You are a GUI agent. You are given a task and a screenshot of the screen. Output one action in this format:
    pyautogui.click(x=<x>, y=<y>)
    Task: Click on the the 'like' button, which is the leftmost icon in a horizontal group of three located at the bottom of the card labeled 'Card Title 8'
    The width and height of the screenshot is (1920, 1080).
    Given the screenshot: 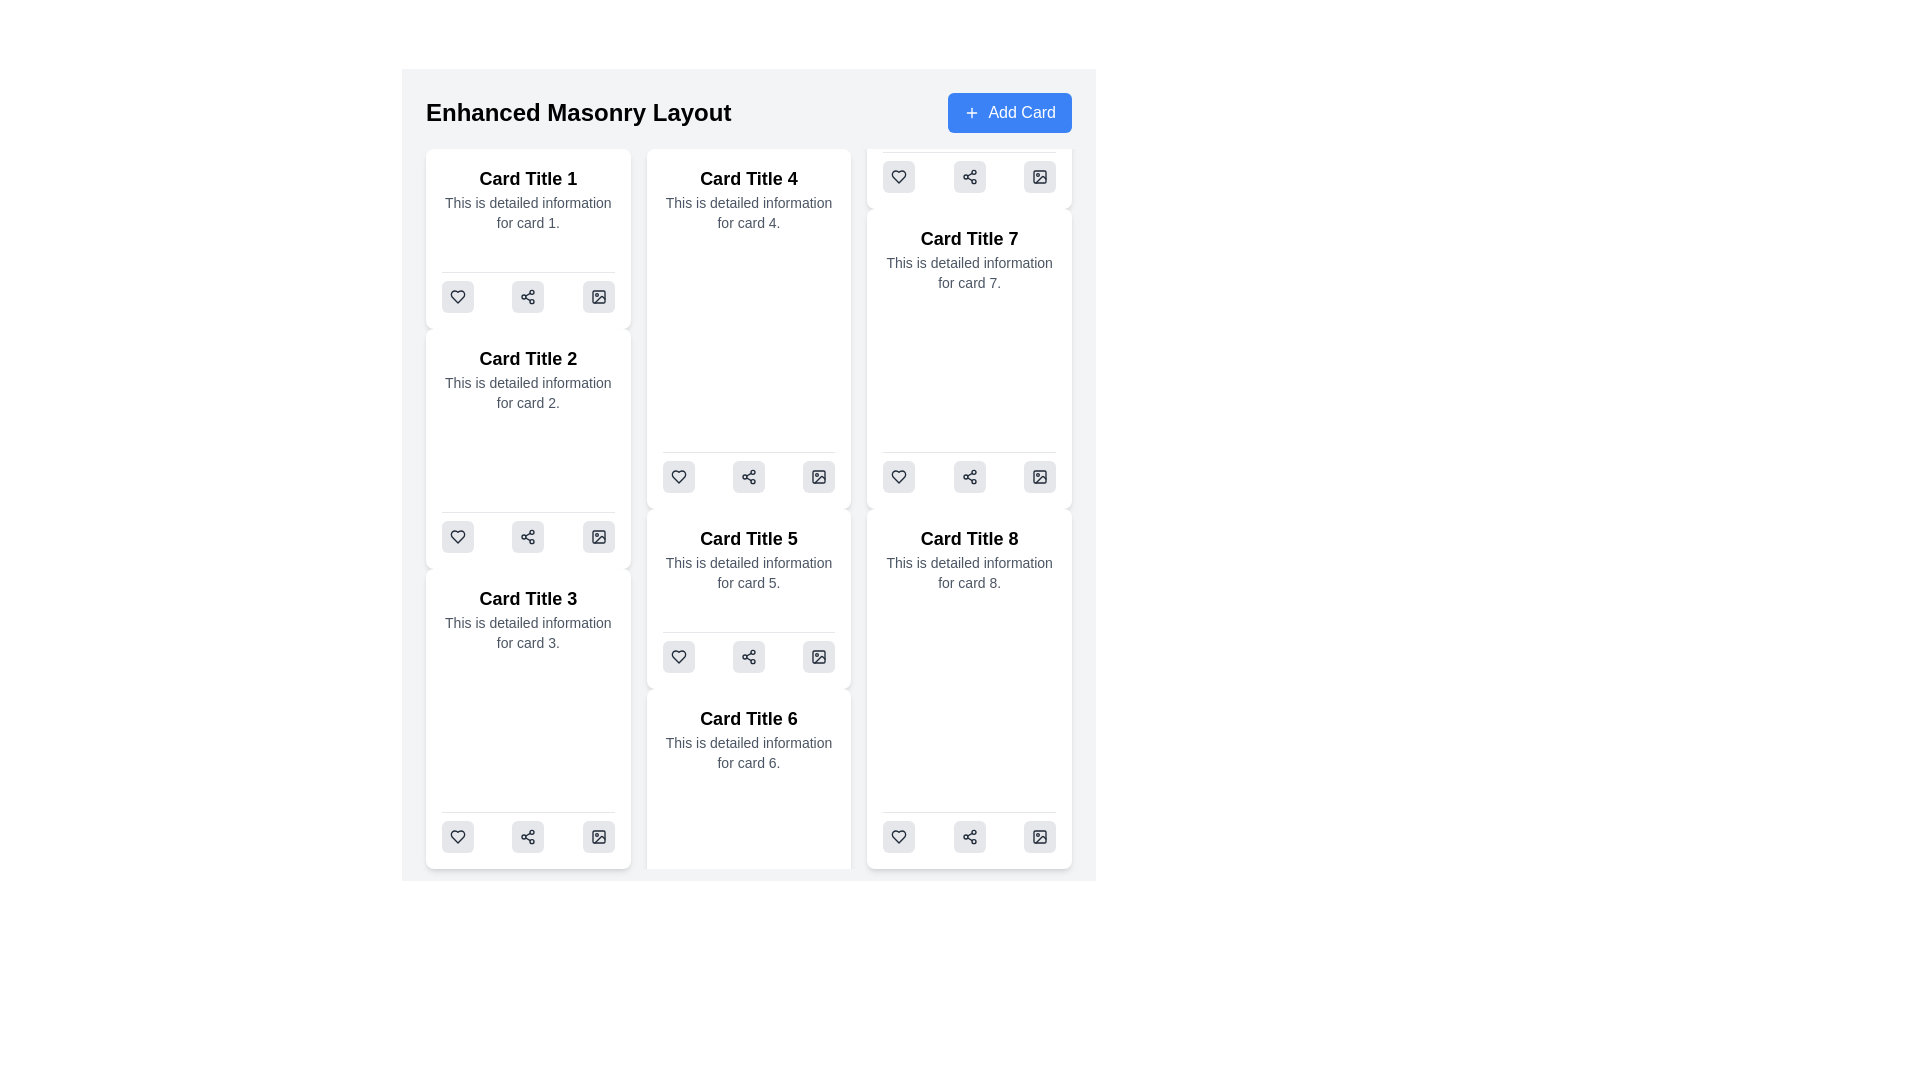 What is the action you would take?
    pyautogui.click(x=898, y=477)
    